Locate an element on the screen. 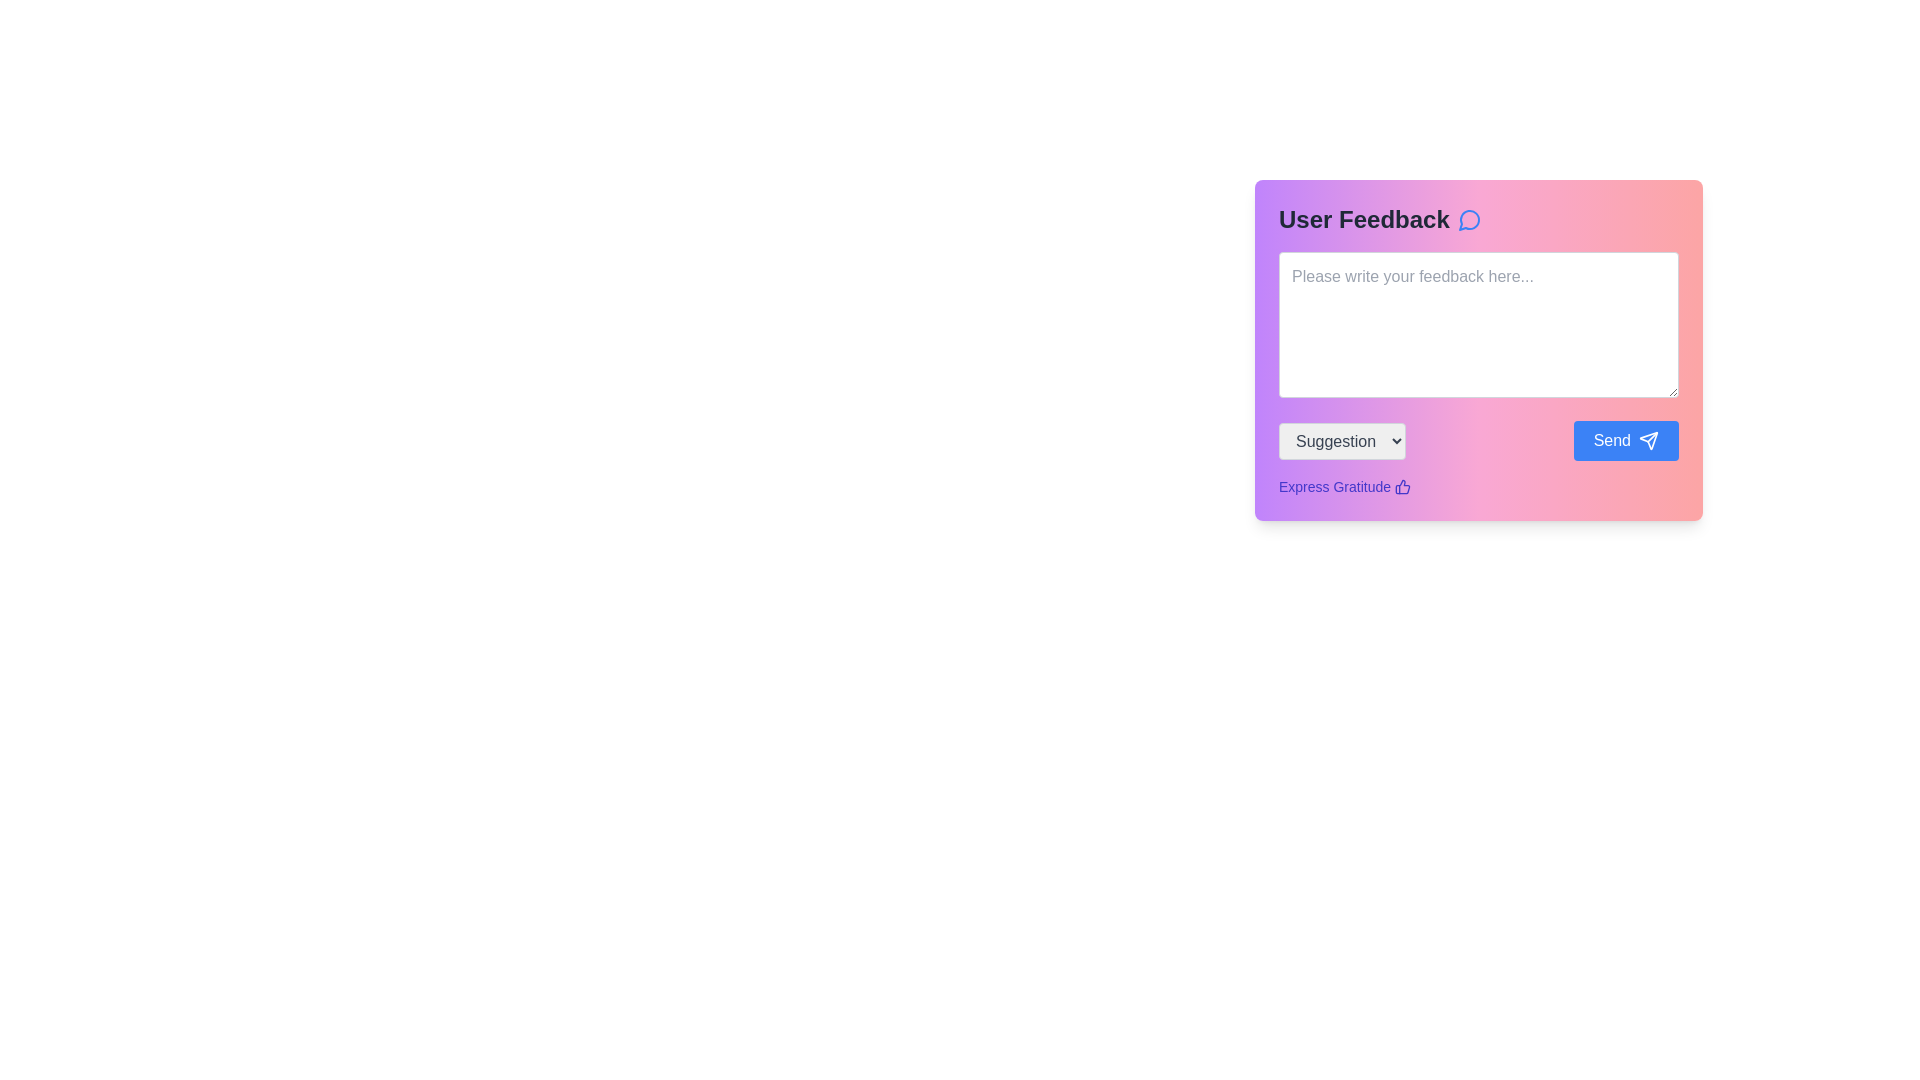 Image resolution: width=1920 pixels, height=1080 pixels. the small paper plane icon inside the 'Send' button is located at coordinates (1649, 439).